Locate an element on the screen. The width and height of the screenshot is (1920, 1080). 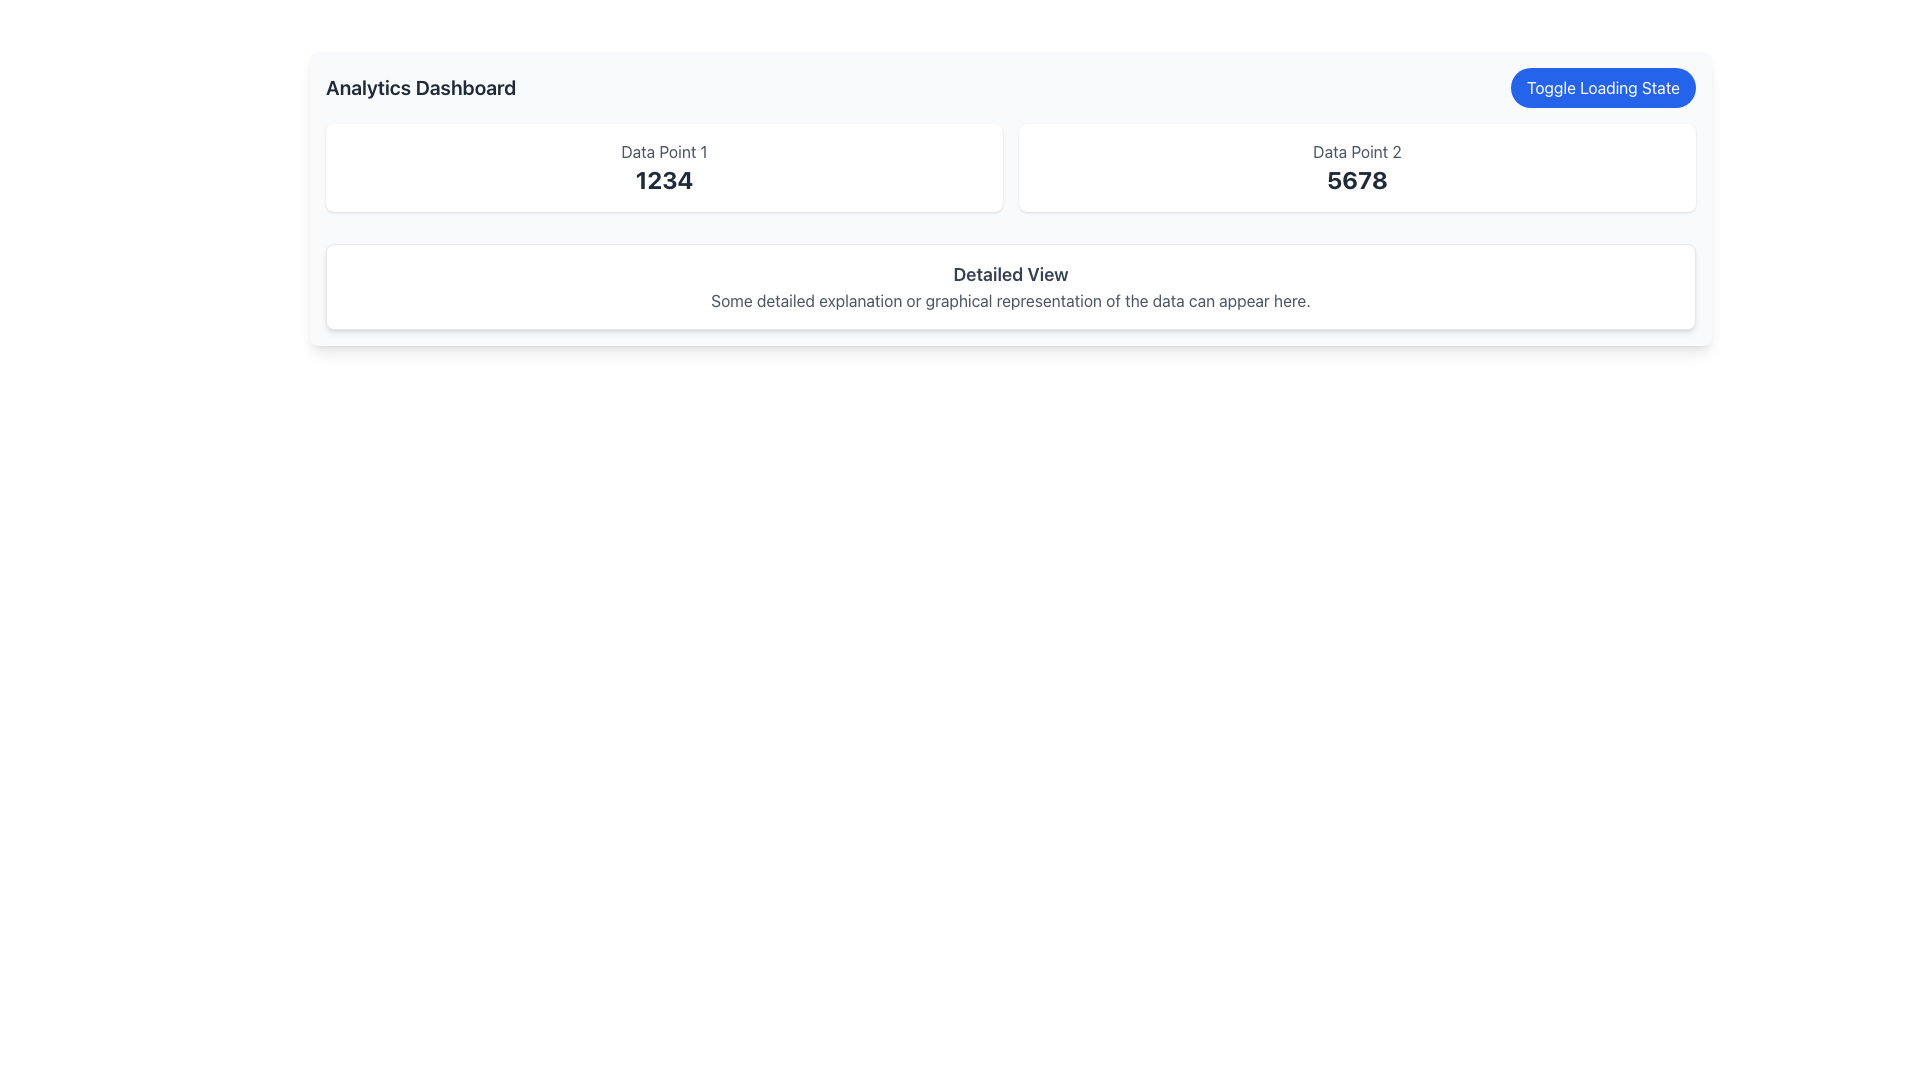
numeric value '5678' displayed in the top-right quadrant below 'Data Point 2' in the analytics dashboard is located at coordinates (1357, 180).